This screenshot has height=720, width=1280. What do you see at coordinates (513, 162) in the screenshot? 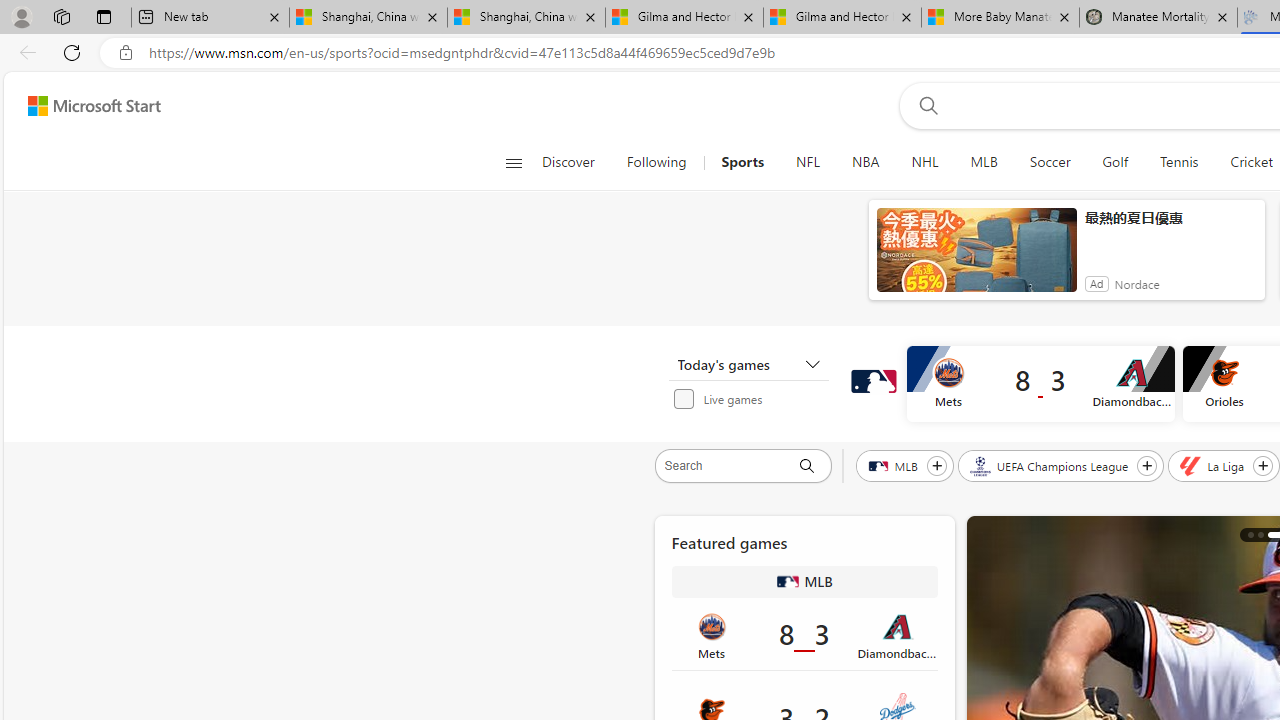
I see `'Class: button-glyph'` at bounding box center [513, 162].